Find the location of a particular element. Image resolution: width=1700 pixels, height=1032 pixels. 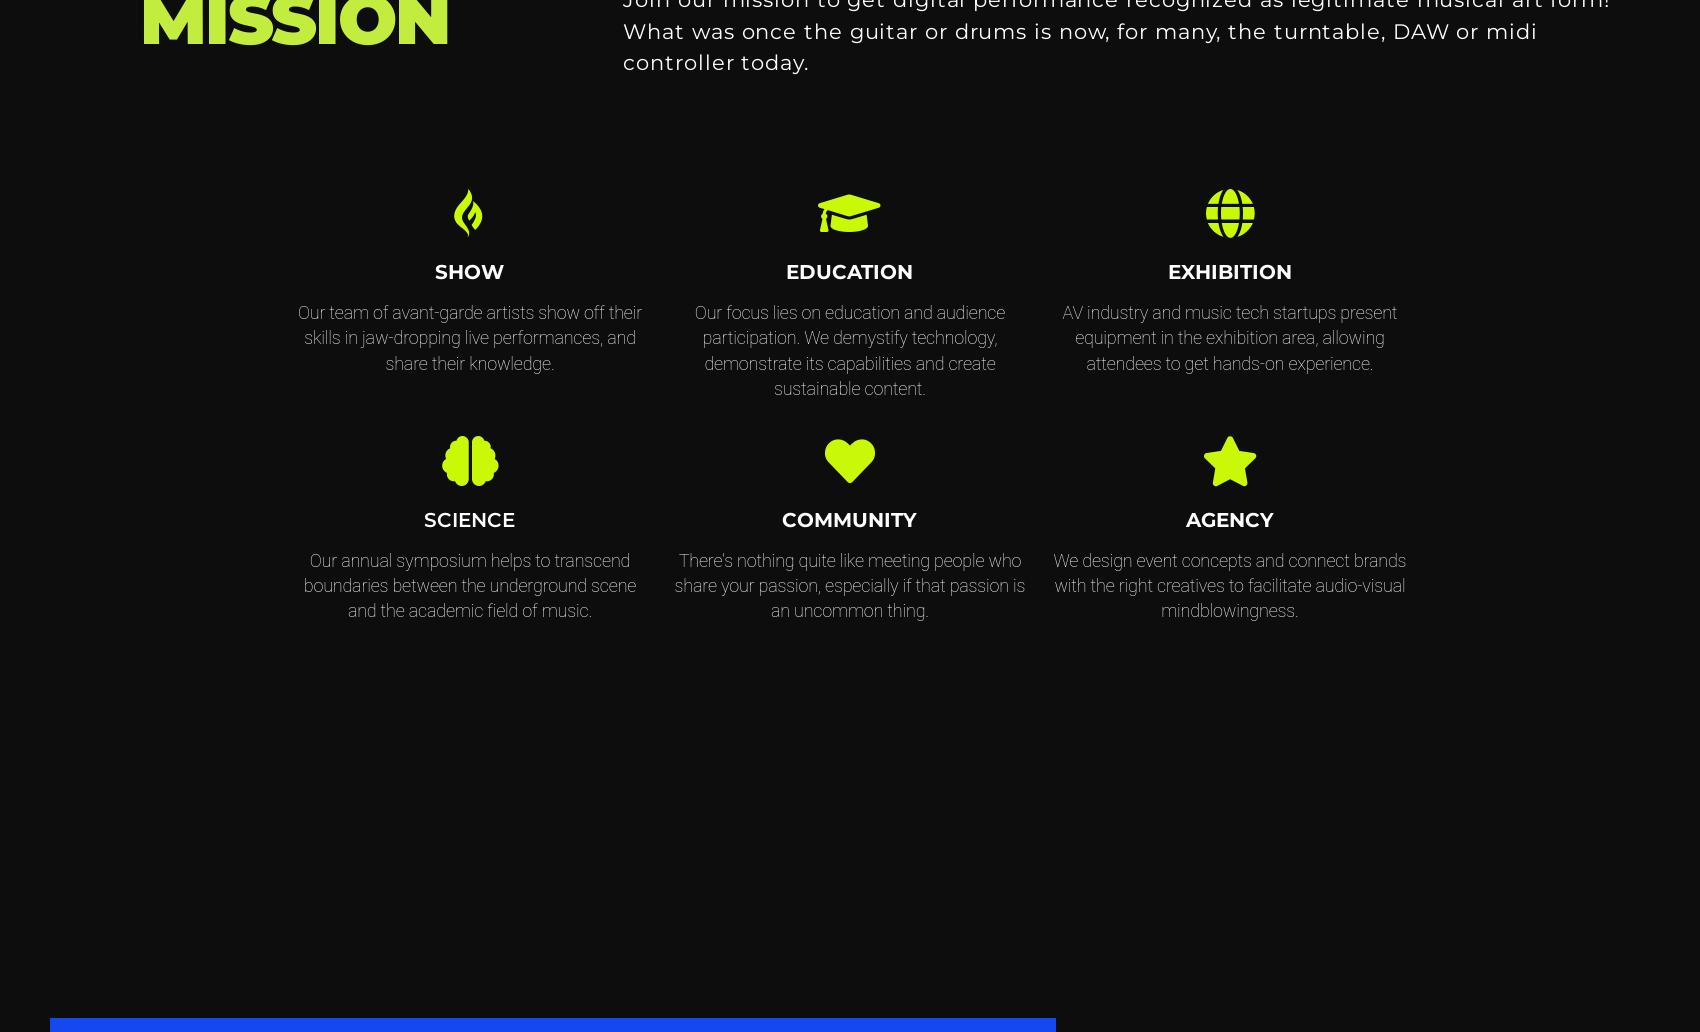

'Our team of avant-garde artists show off their skills in jaw-dropping live performances, and share their knowledge.' is located at coordinates (296, 337).